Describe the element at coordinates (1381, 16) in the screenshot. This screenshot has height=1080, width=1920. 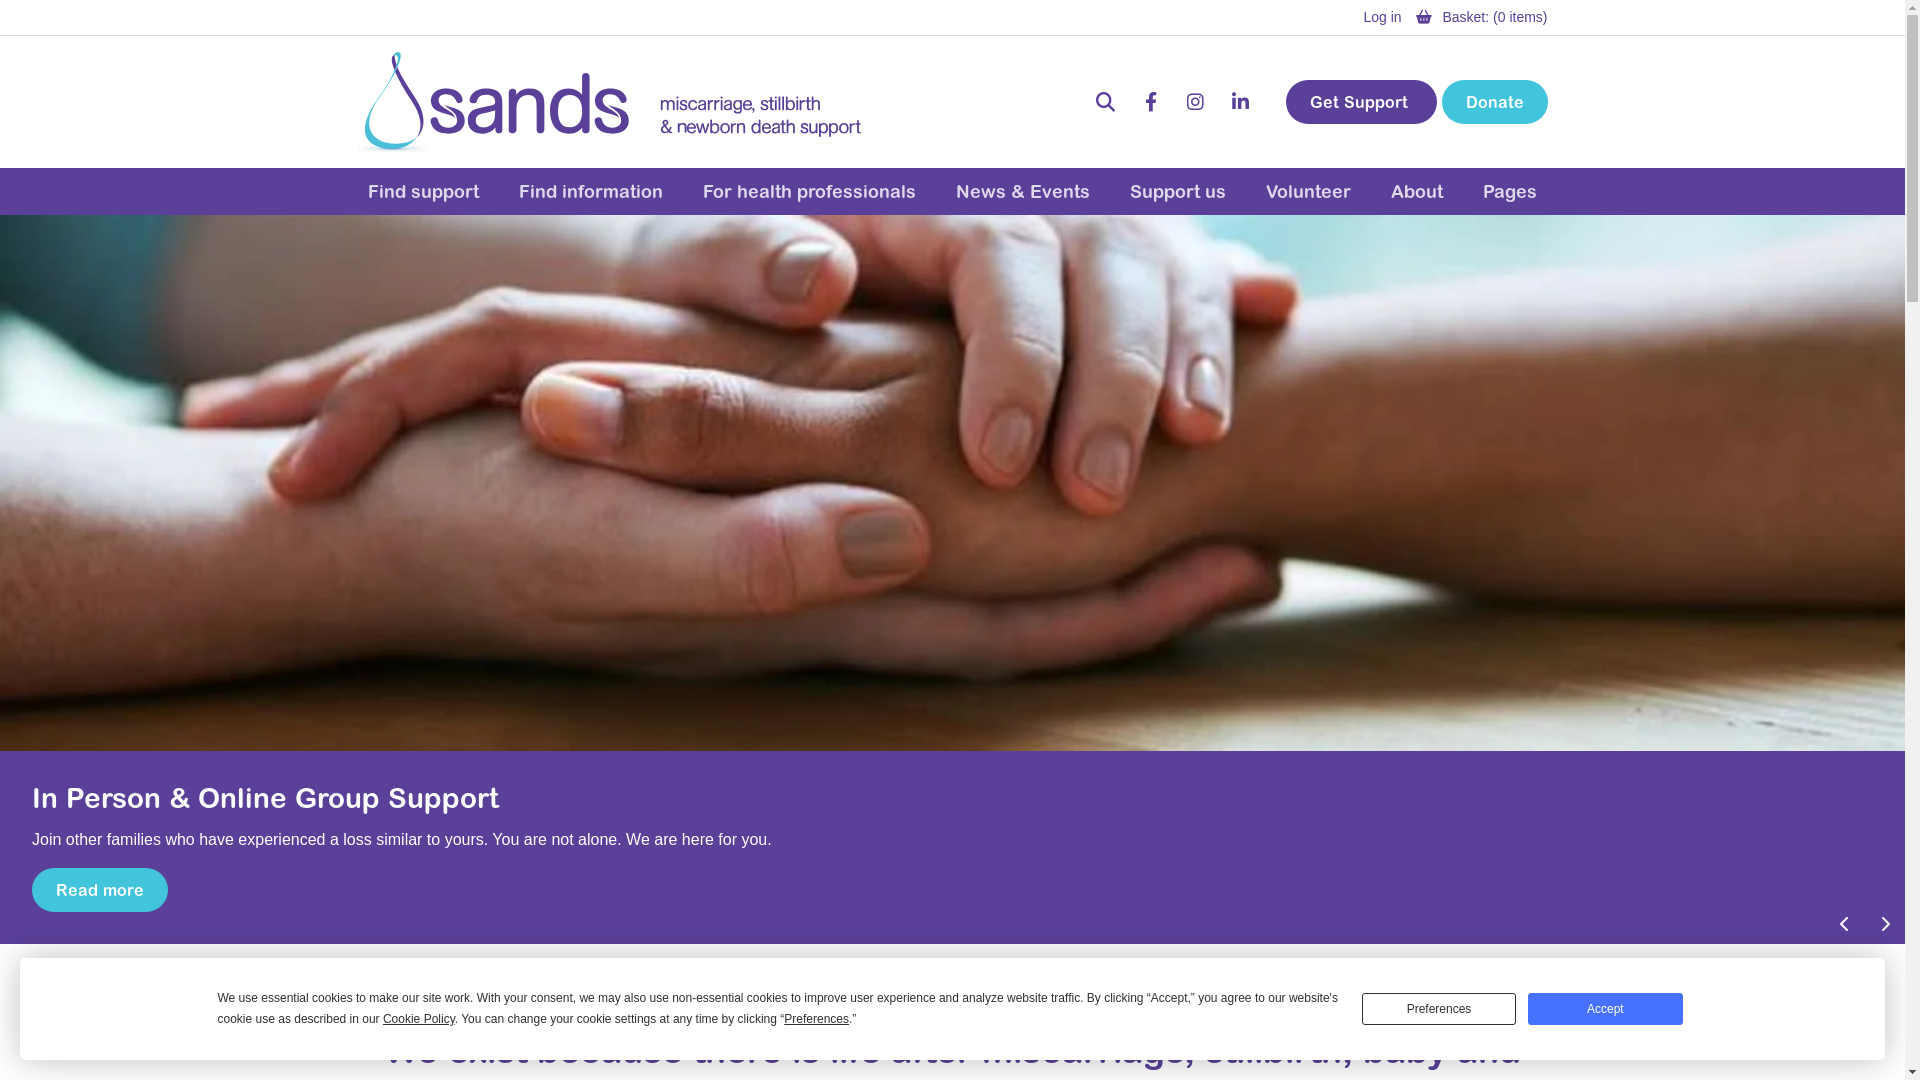
I see `'Log in'` at that location.